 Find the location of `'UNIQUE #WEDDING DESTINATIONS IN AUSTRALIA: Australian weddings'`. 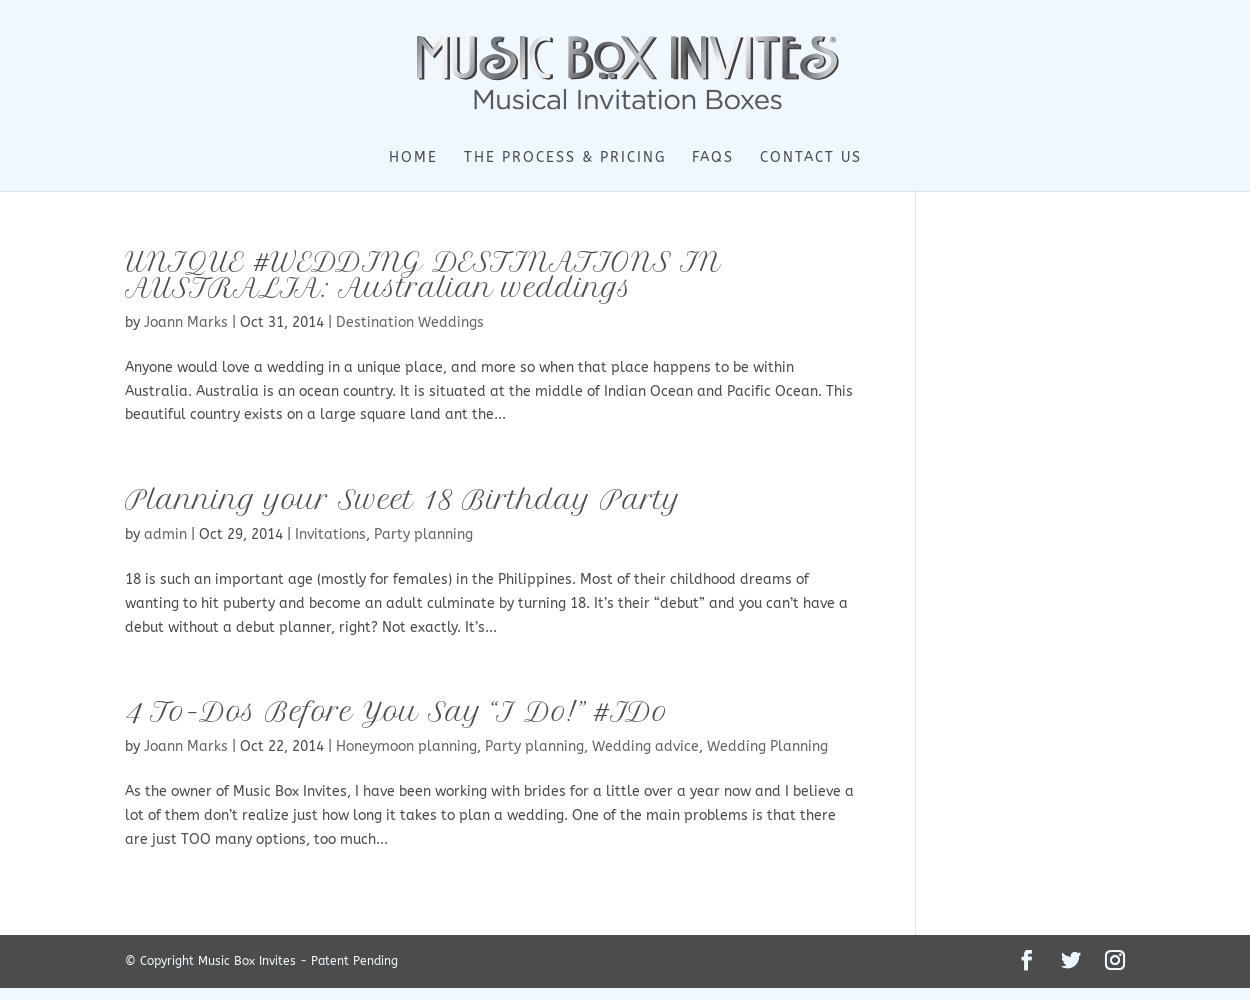

'UNIQUE #WEDDING DESTINATIONS IN AUSTRALIA: Australian weddings' is located at coordinates (423, 274).